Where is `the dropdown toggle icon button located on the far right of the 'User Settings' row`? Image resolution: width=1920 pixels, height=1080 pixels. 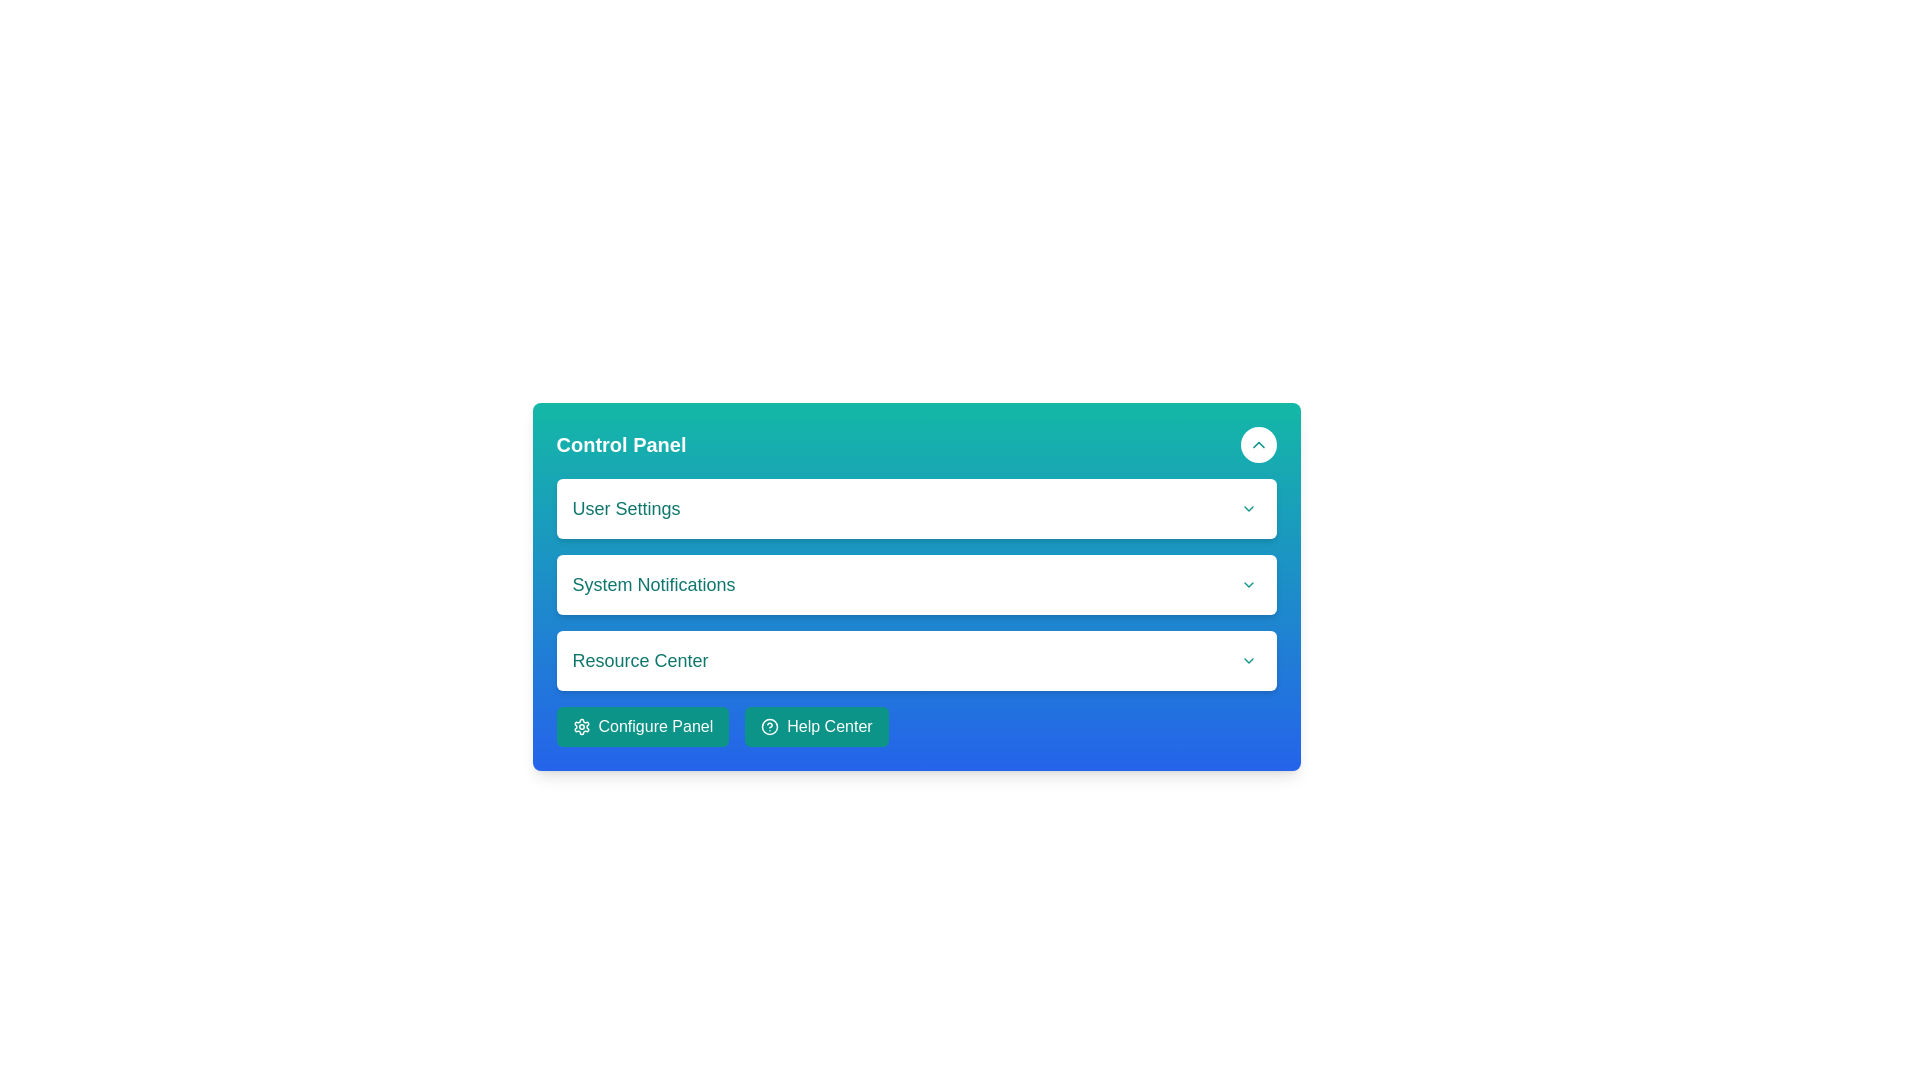 the dropdown toggle icon button located on the far right of the 'User Settings' row is located at coordinates (1247, 508).